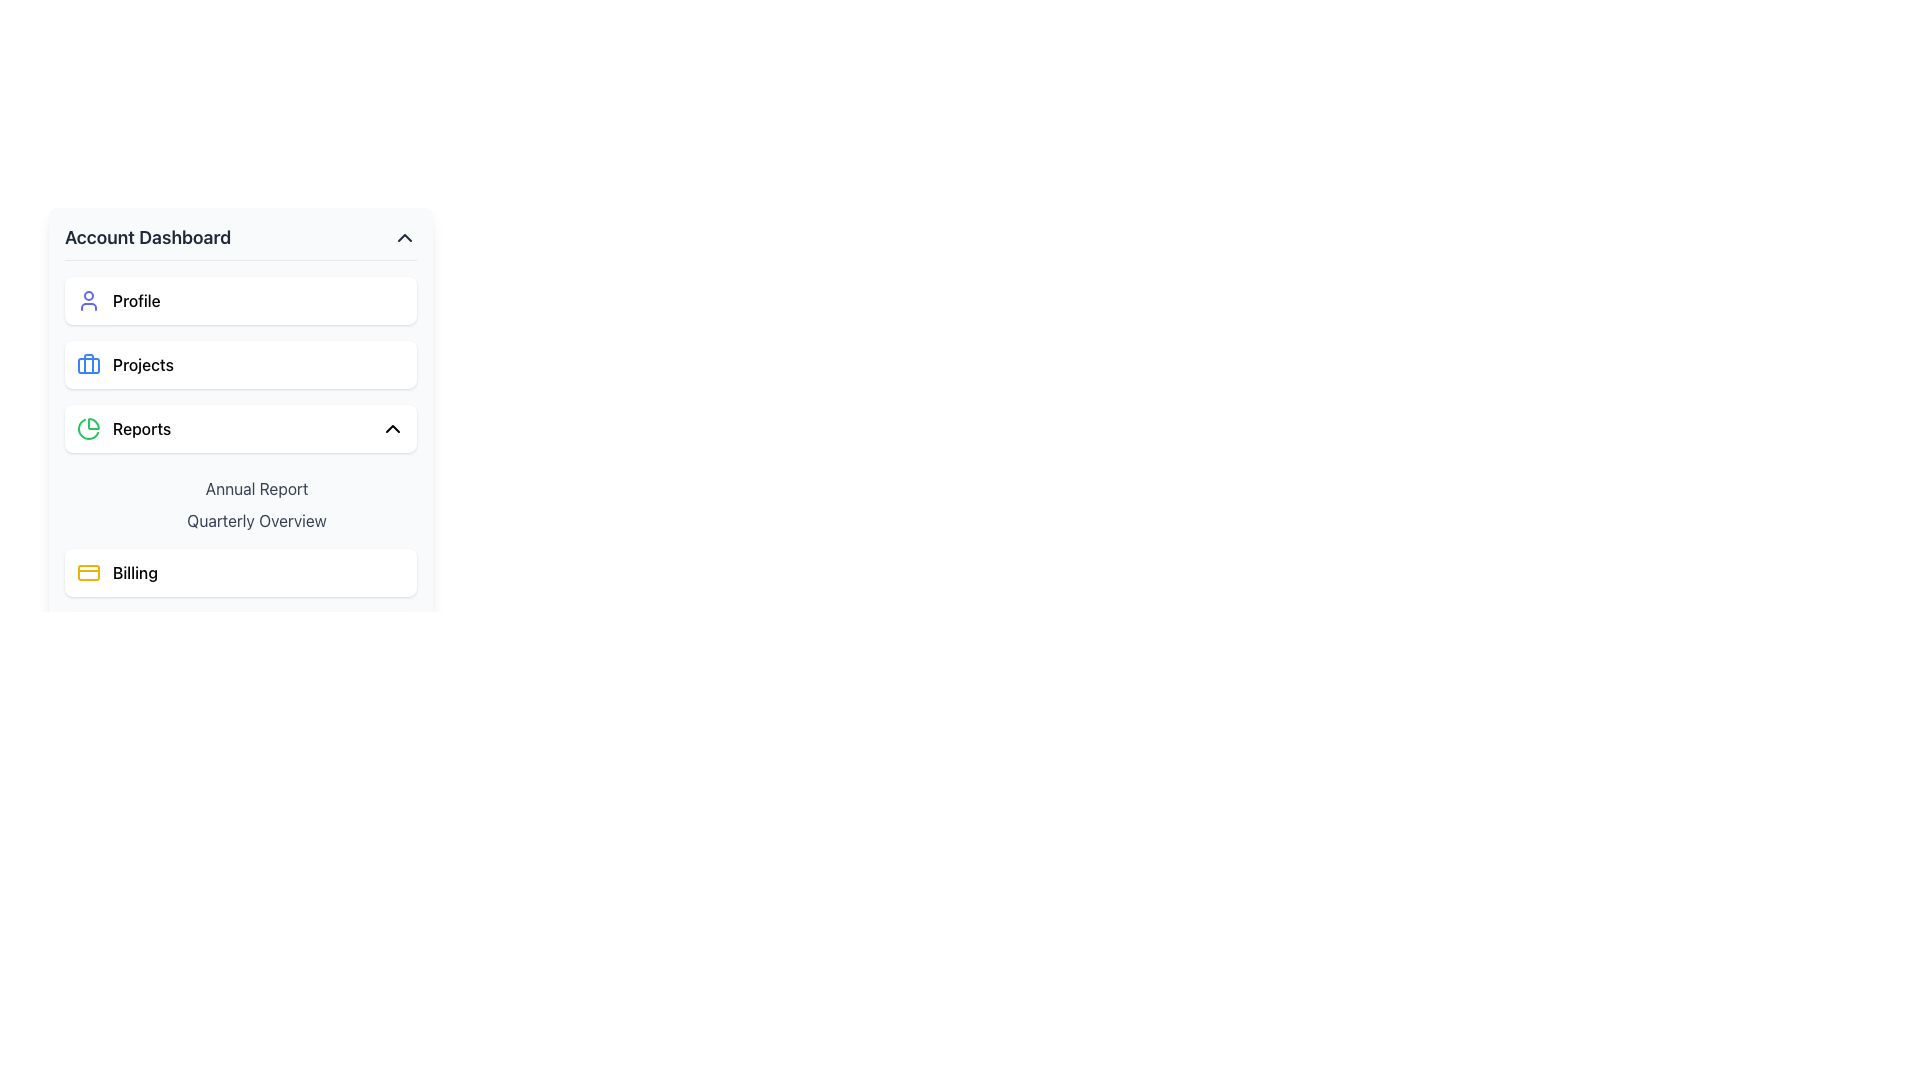  I want to click on the 'Quarterly Overview' text label located centrally in the navigation sidebar, positioned directly below 'Annual Report', so click(256, 519).